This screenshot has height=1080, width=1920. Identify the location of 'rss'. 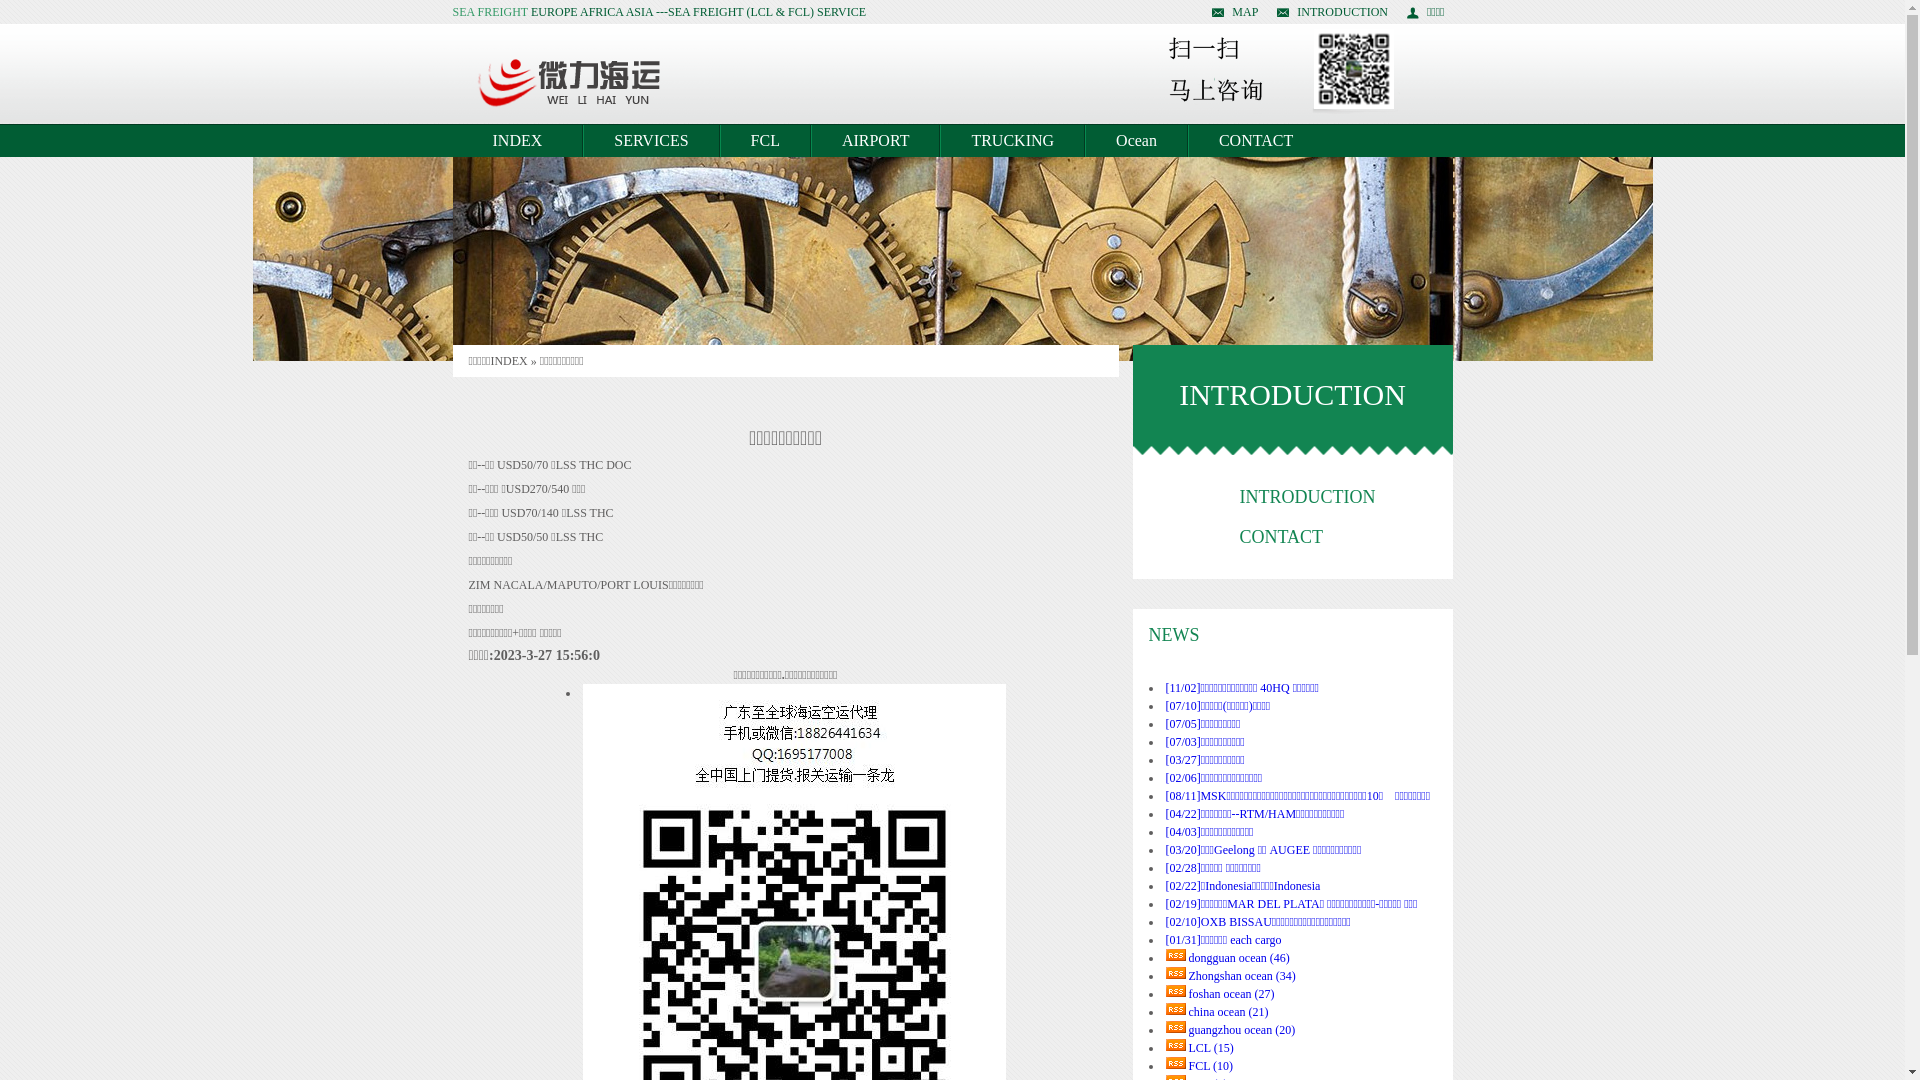
(1176, 991).